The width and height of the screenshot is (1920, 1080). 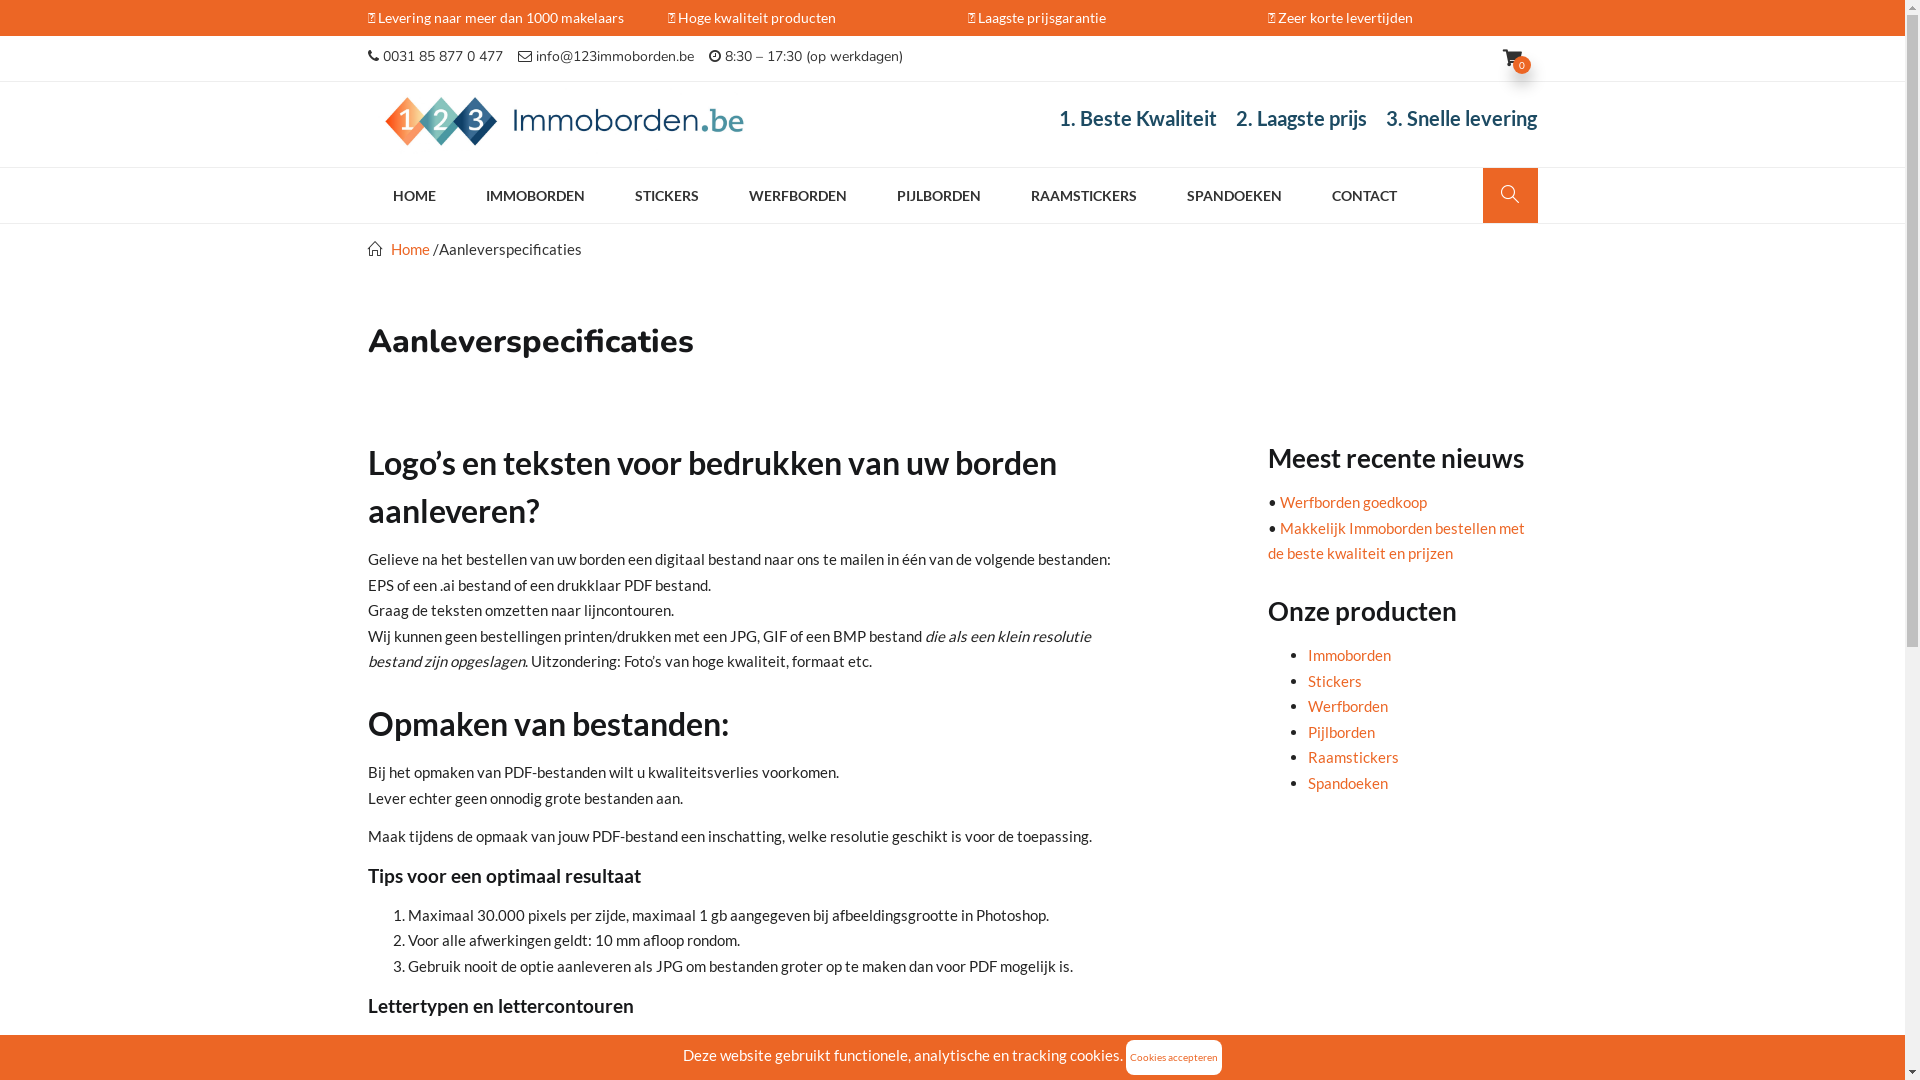 I want to click on 'Home', so click(x=389, y=248).